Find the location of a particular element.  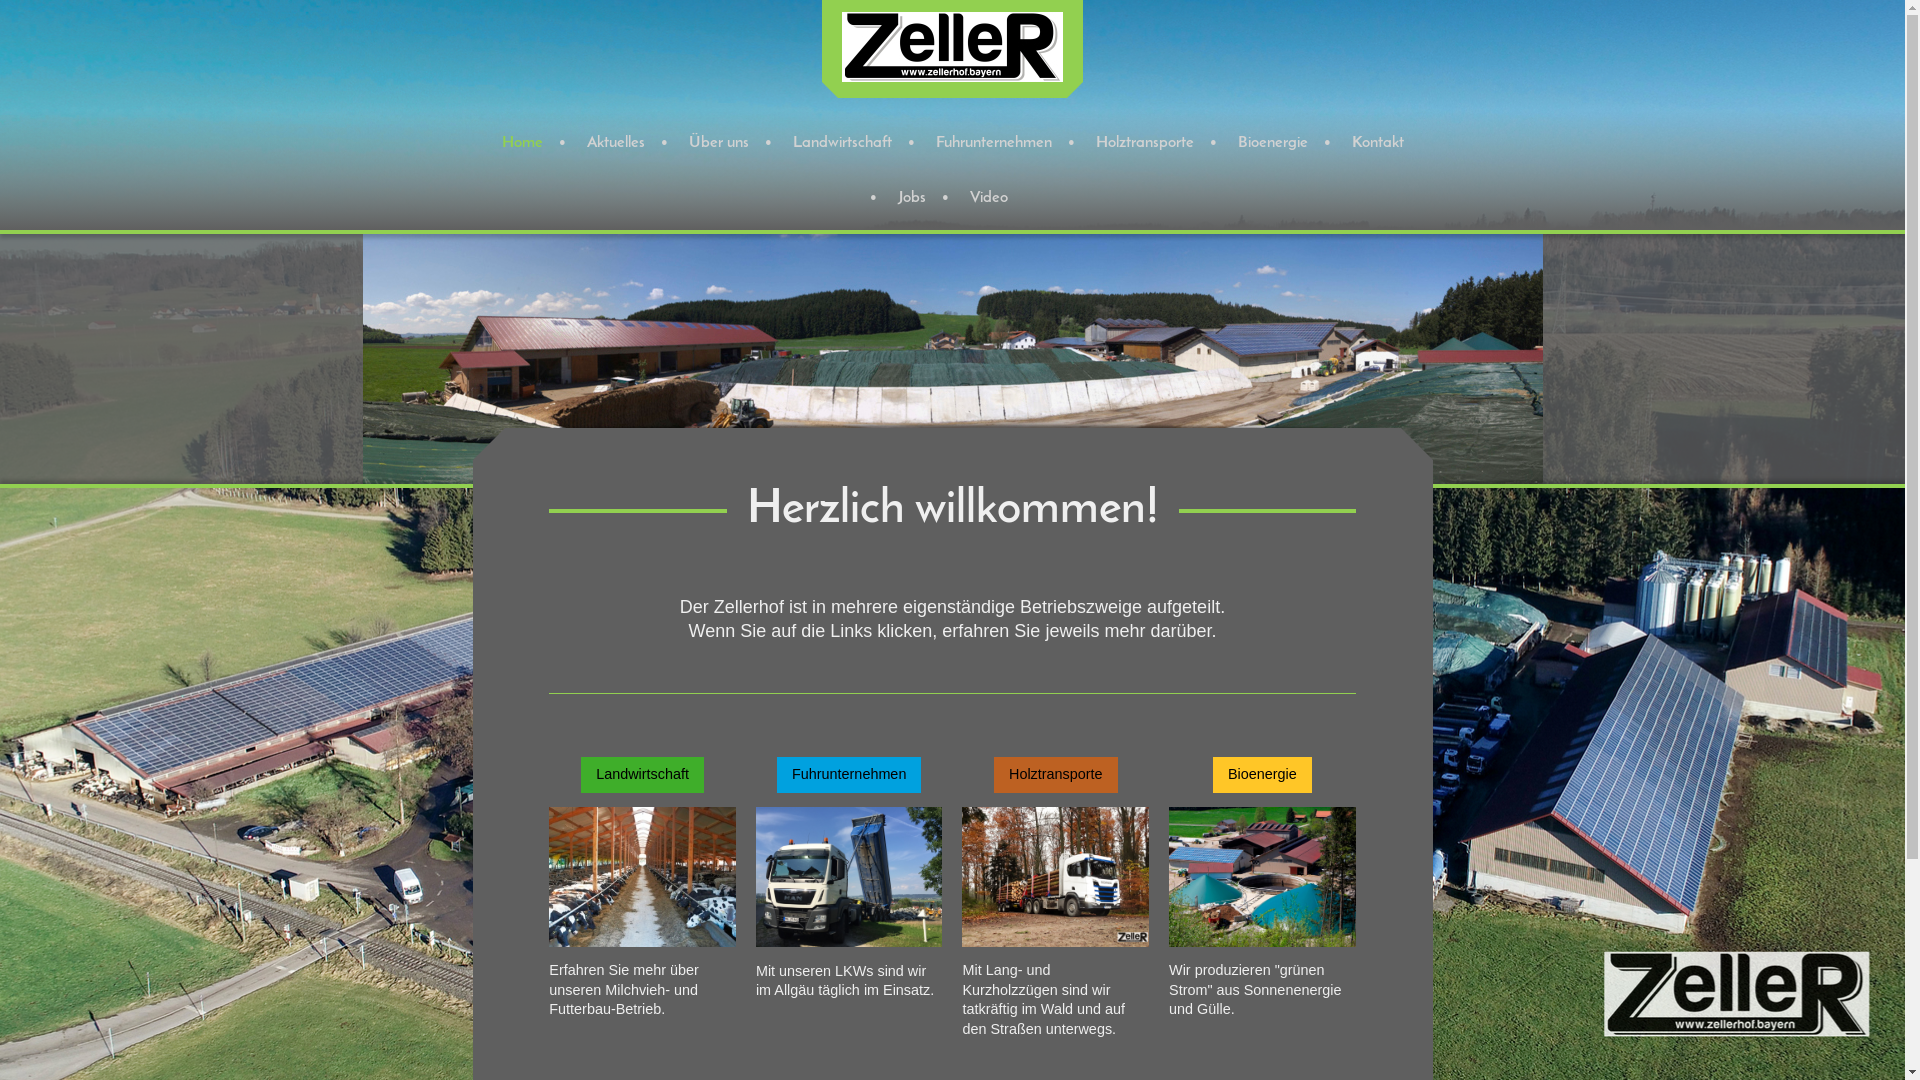

'Home' is located at coordinates (522, 142).